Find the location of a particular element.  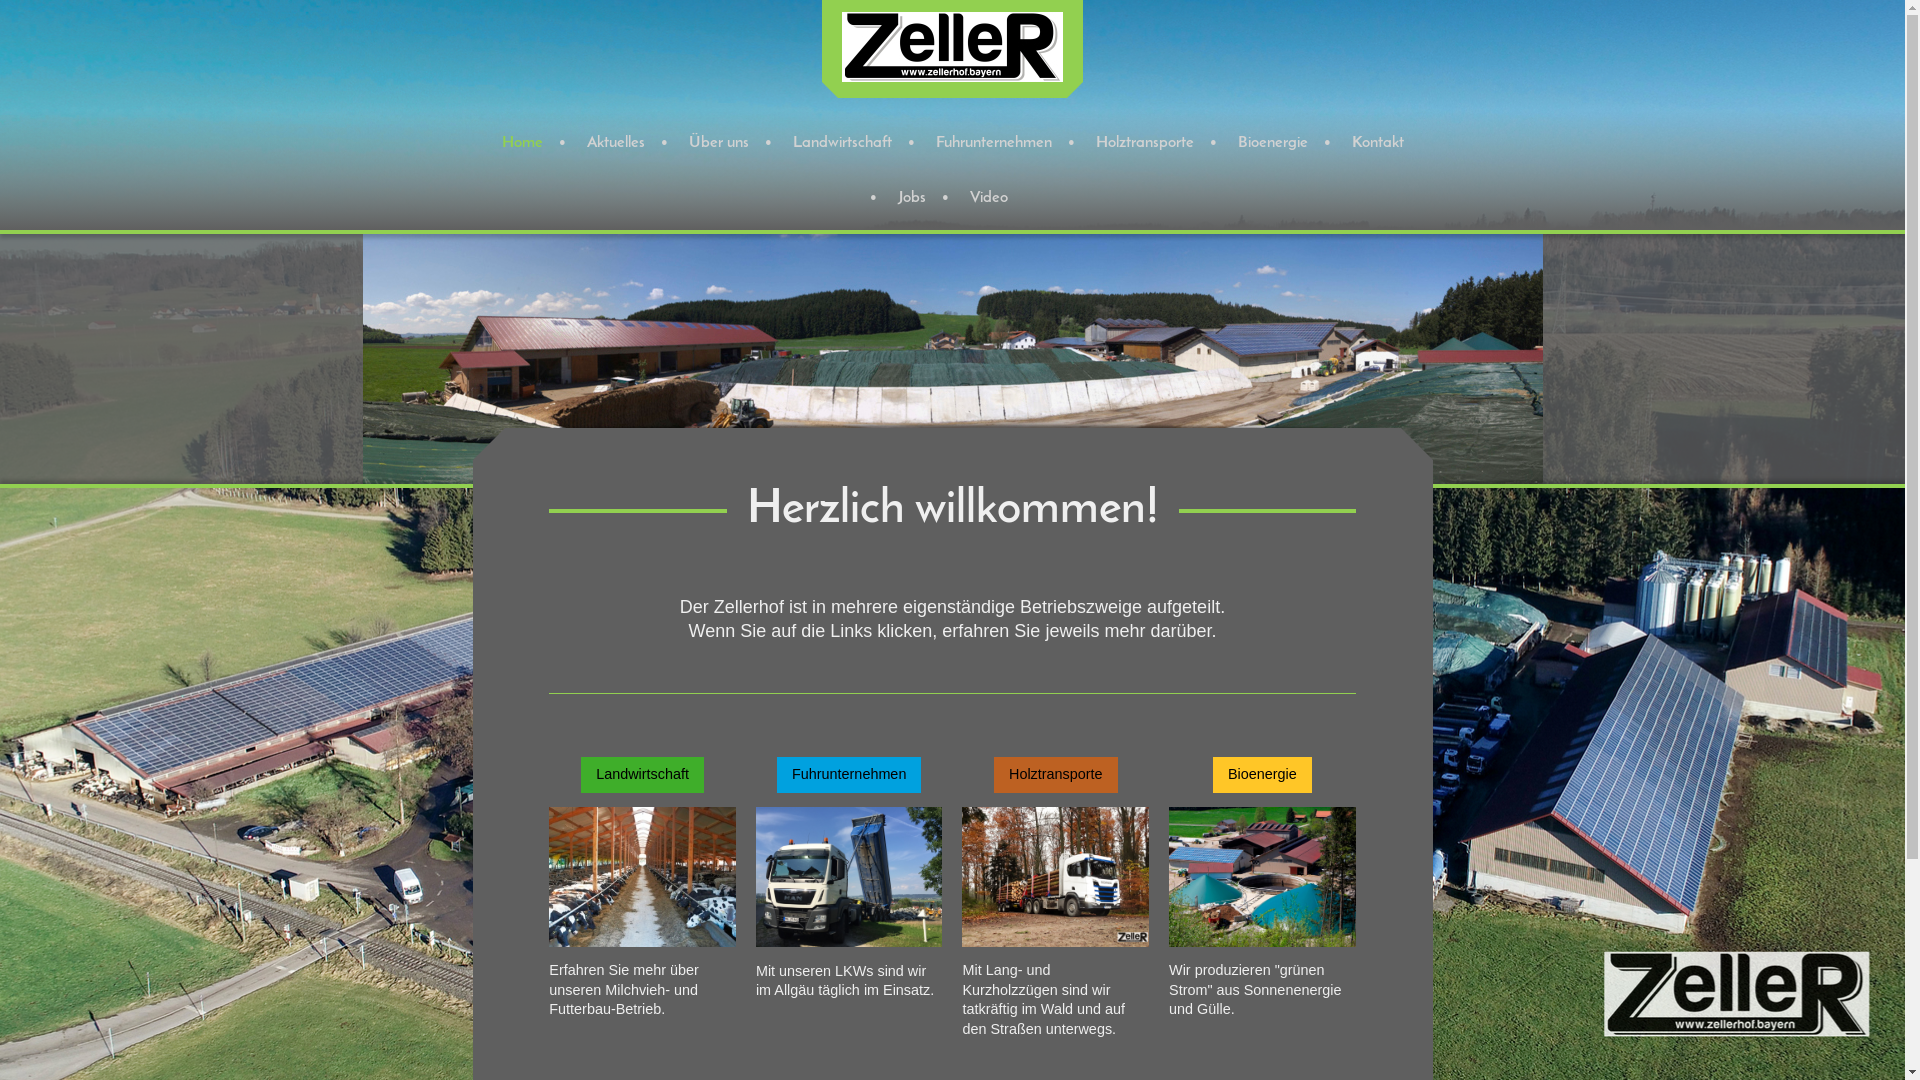

'Home' is located at coordinates (522, 142).